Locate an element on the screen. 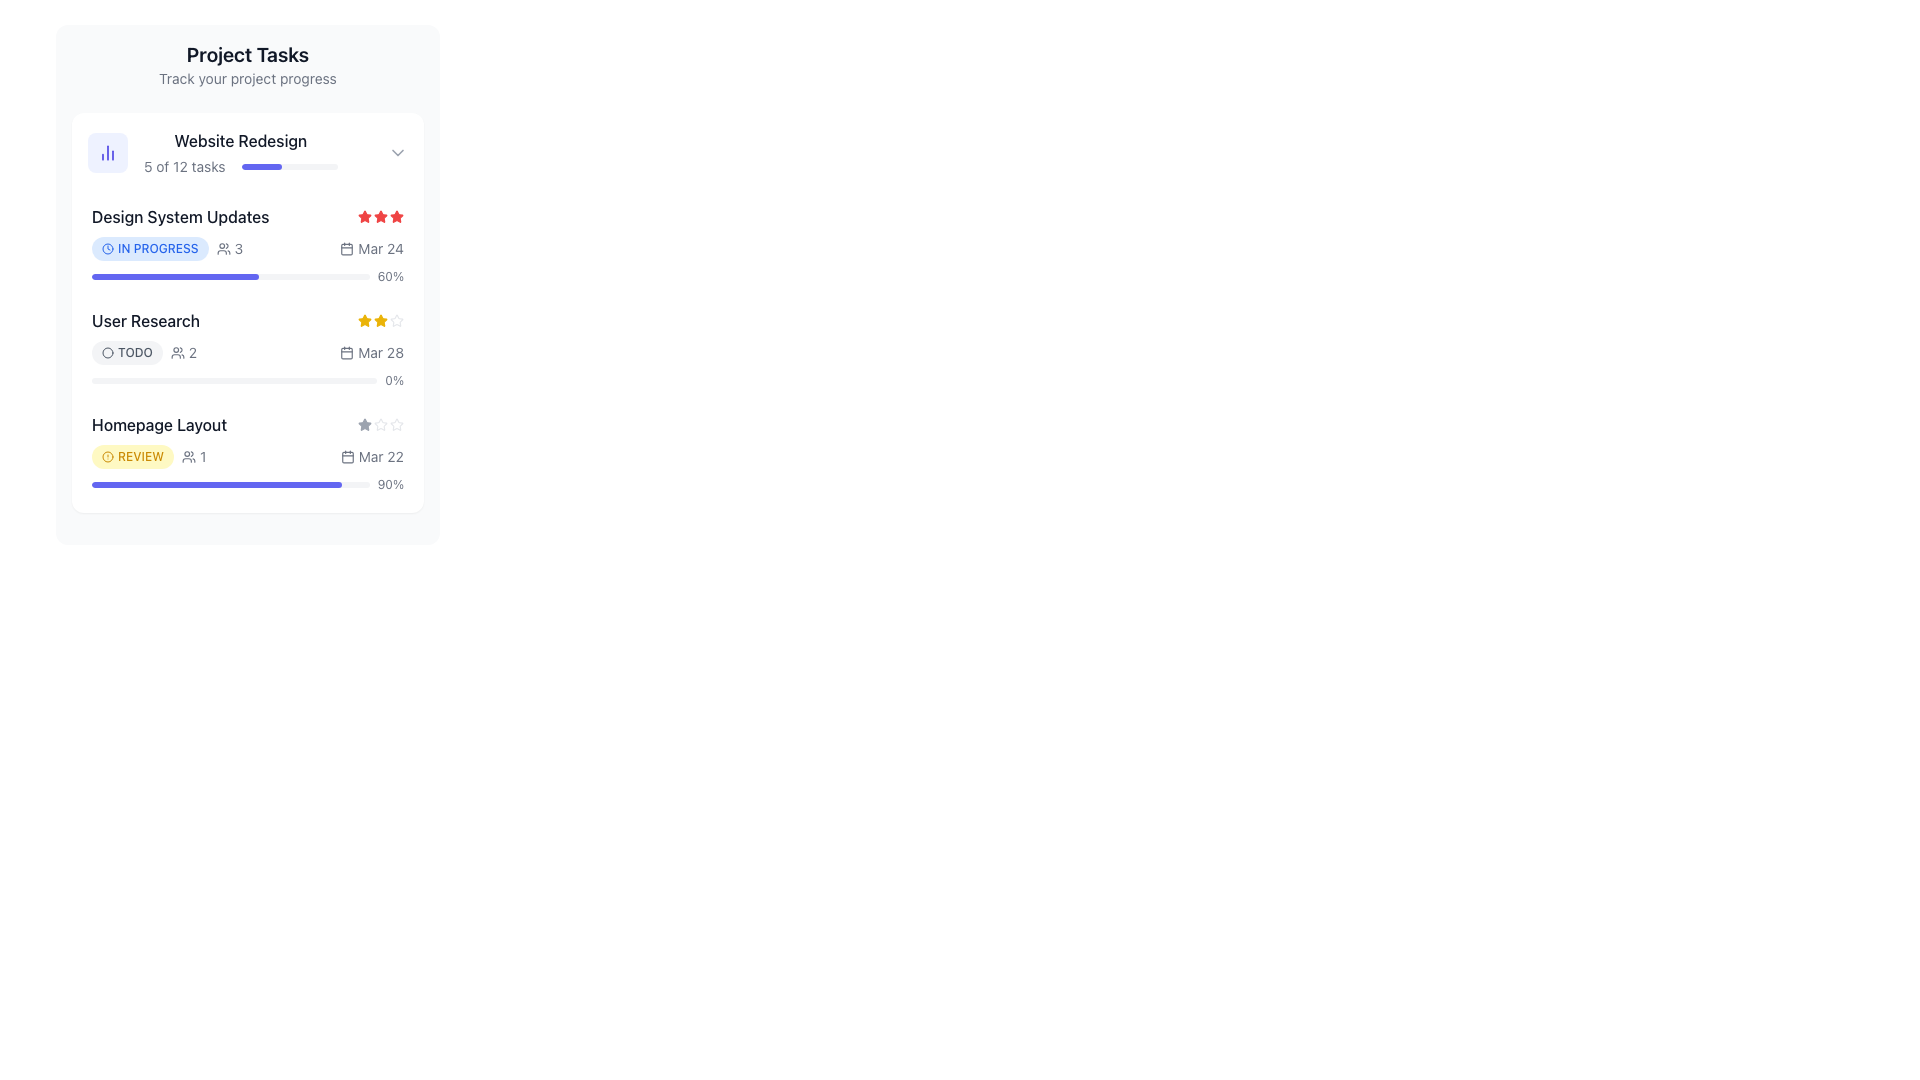 The width and height of the screenshot is (1920, 1080). the circular button icon that serves as a visual indicator for the 'Website Redesign' project, located at the top left corner of the 'Project Tasks' card, before the text 'Website Redesign' is located at coordinates (107, 152).